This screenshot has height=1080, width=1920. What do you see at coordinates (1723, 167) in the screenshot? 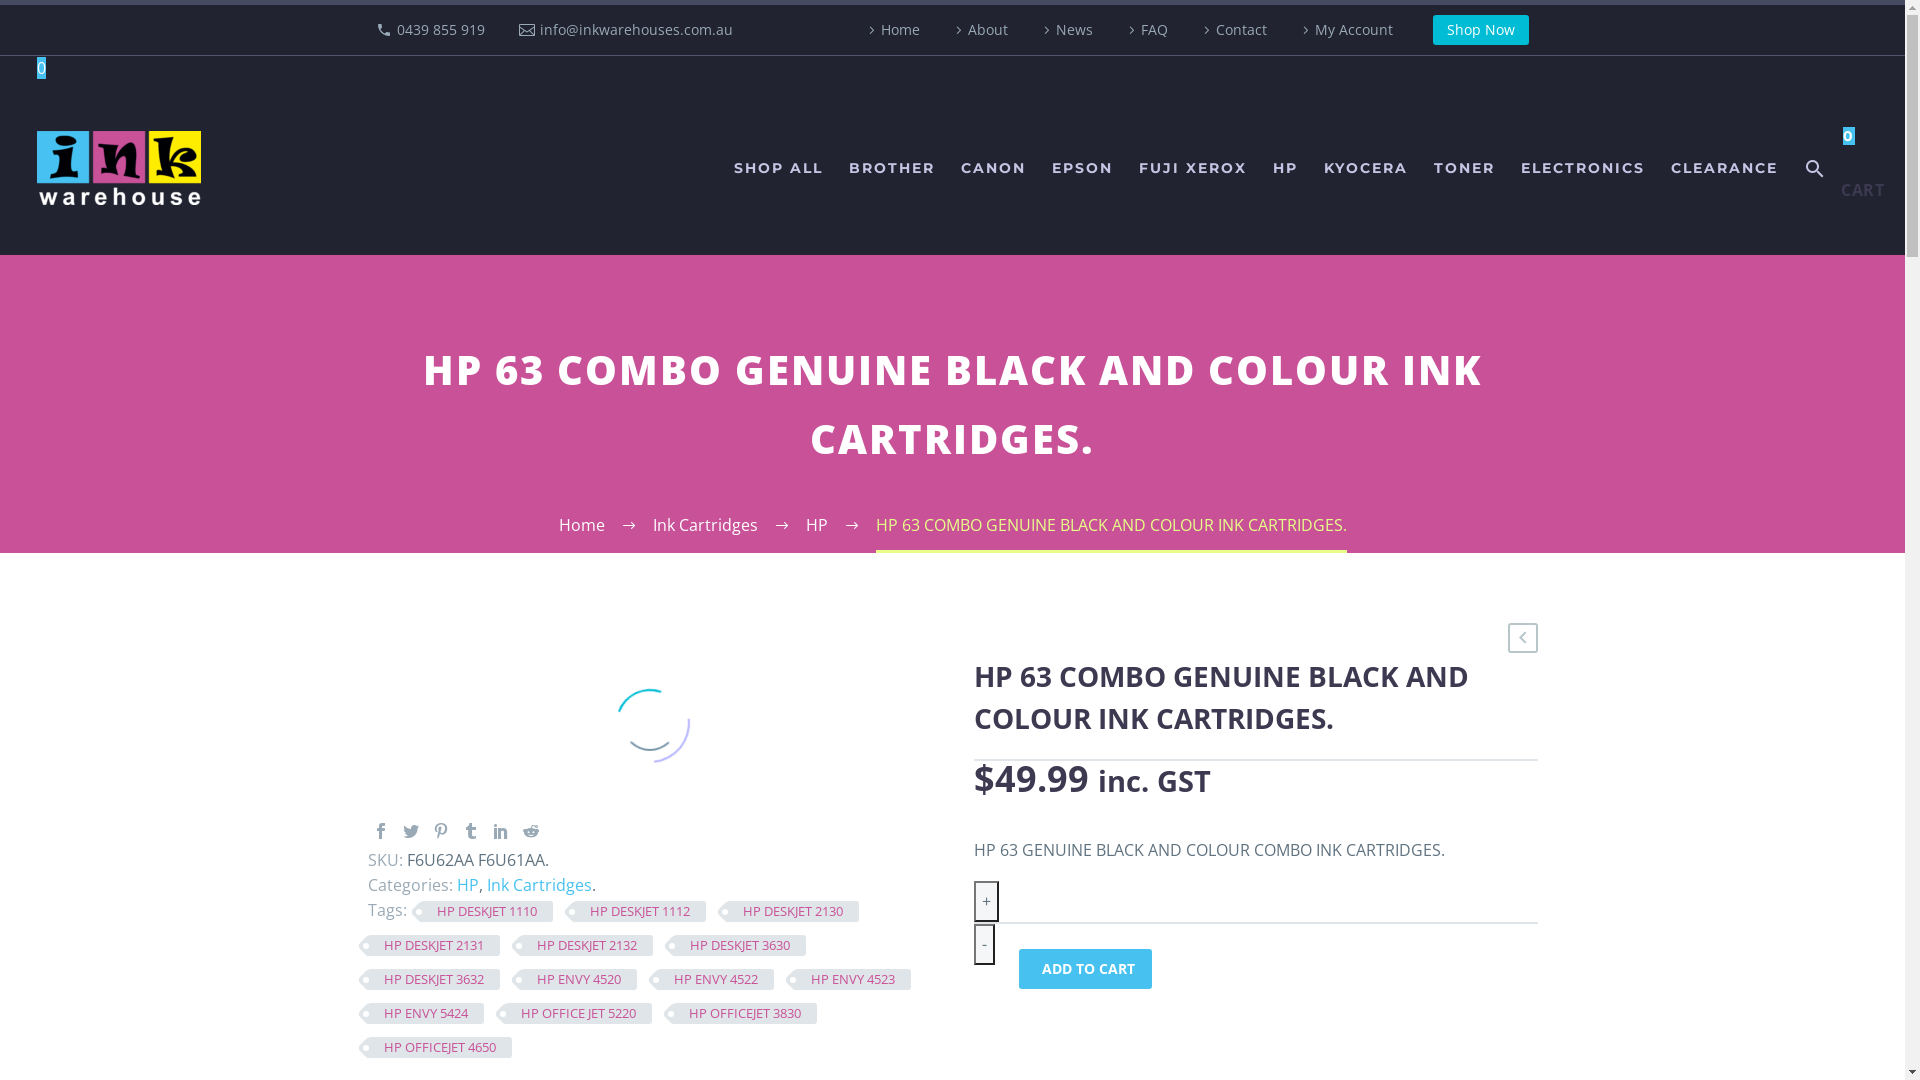
I see `'CLEARANCE'` at bounding box center [1723, 167].